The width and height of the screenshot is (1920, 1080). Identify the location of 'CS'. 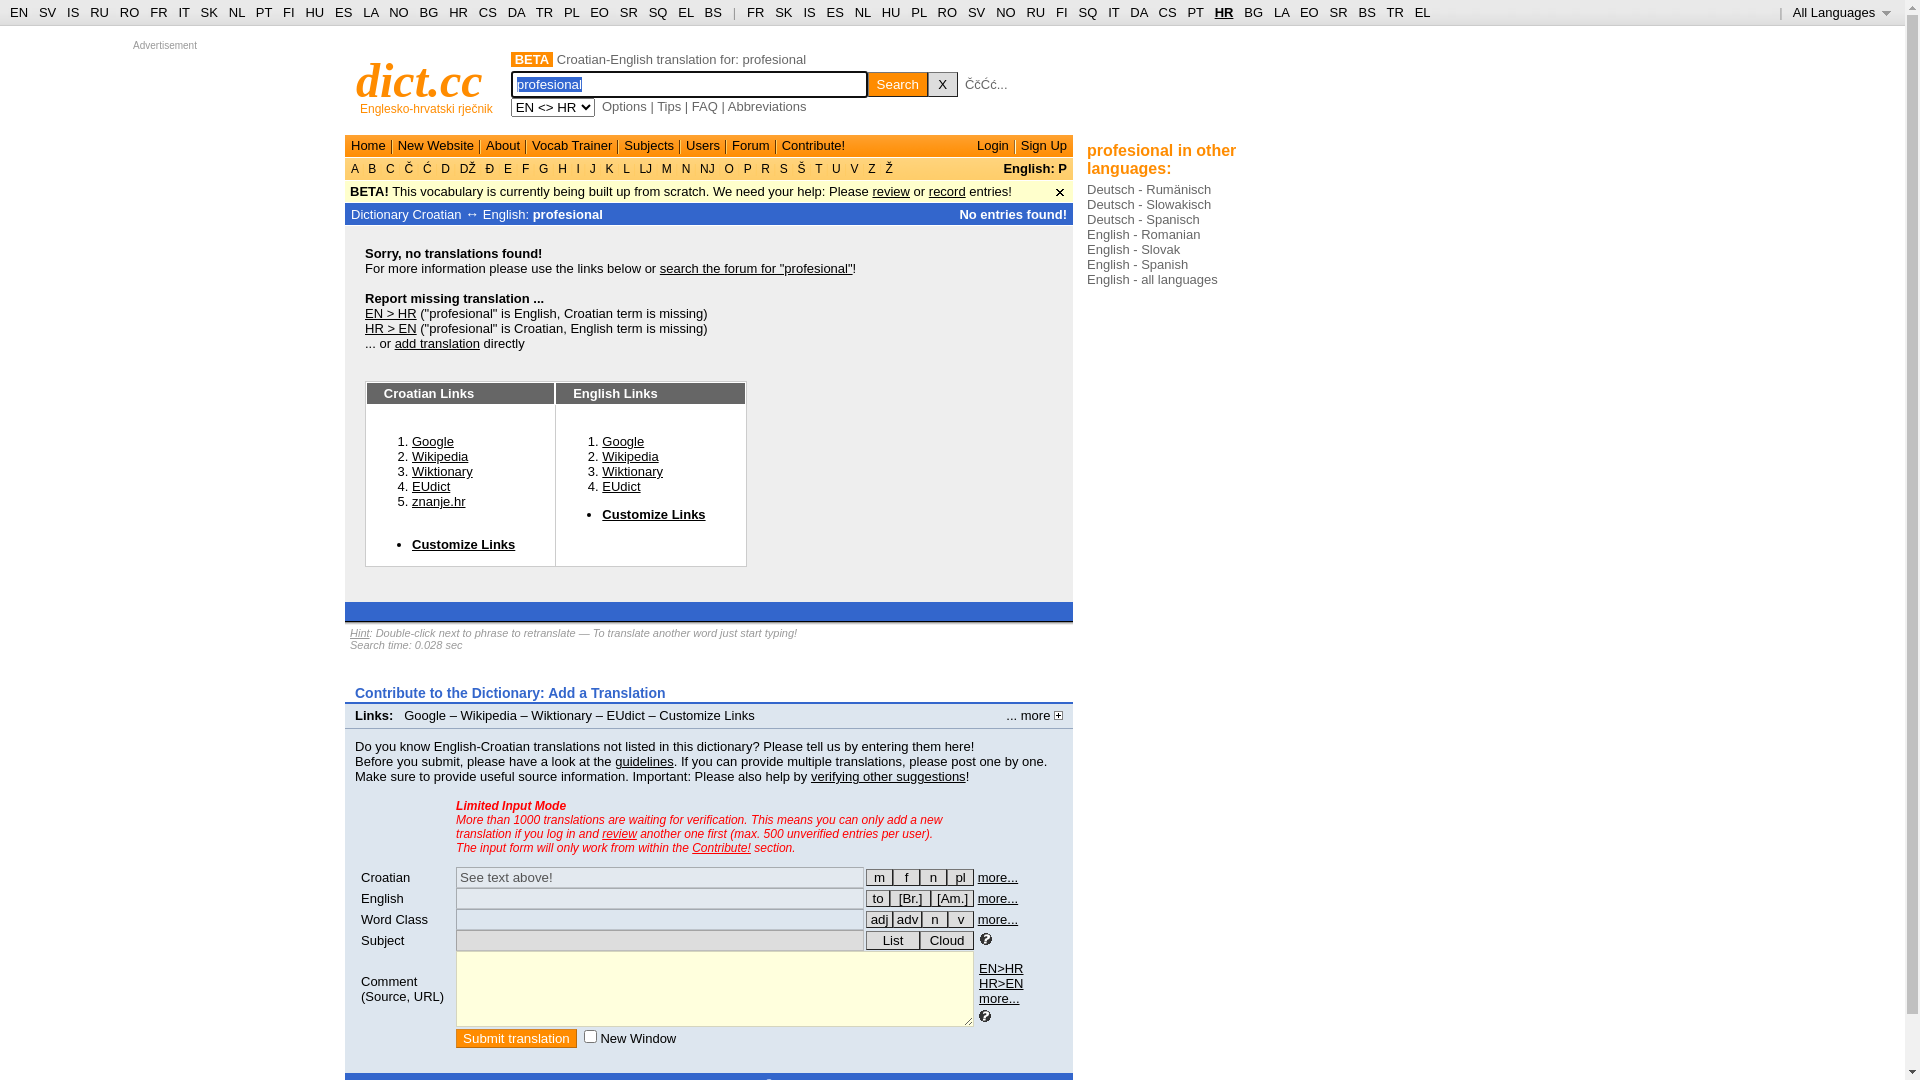
(488, 12).